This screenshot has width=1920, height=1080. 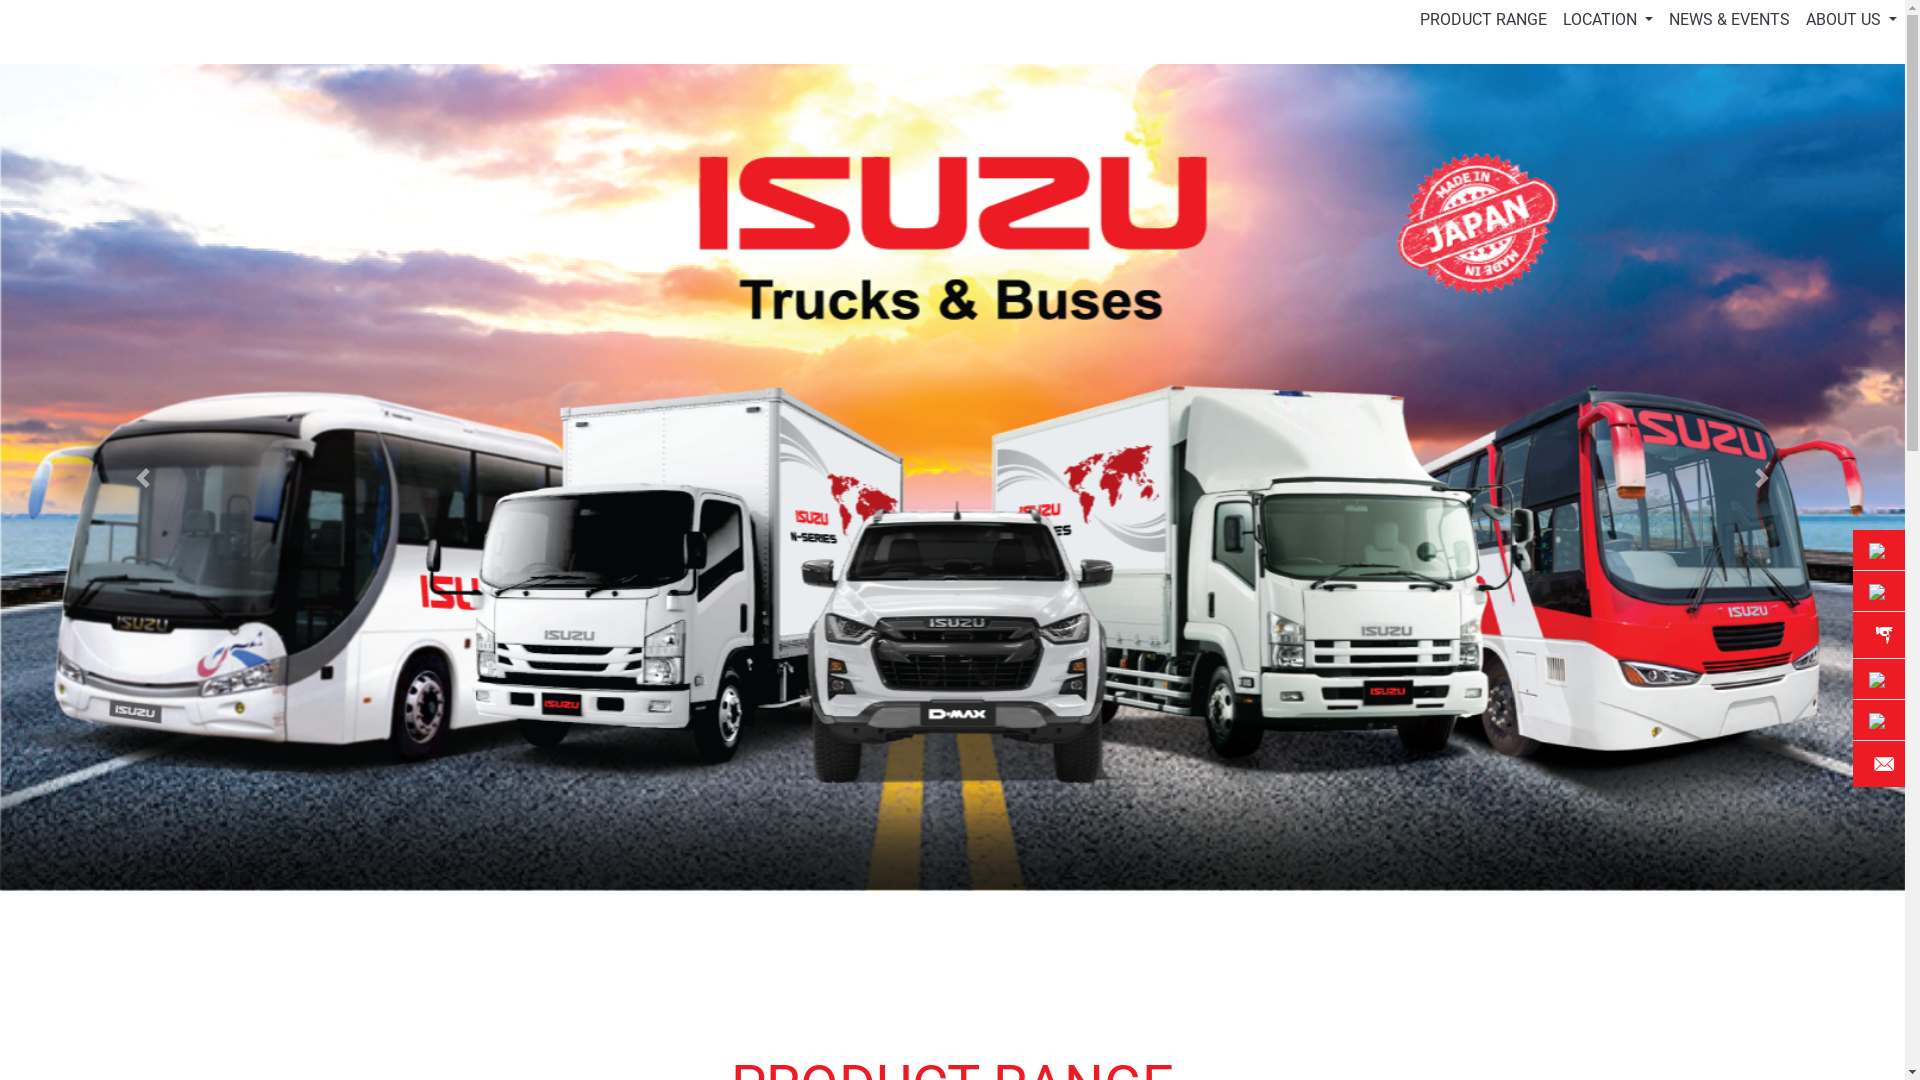 I want to click on 'Next', so click(x=1761, y=477).